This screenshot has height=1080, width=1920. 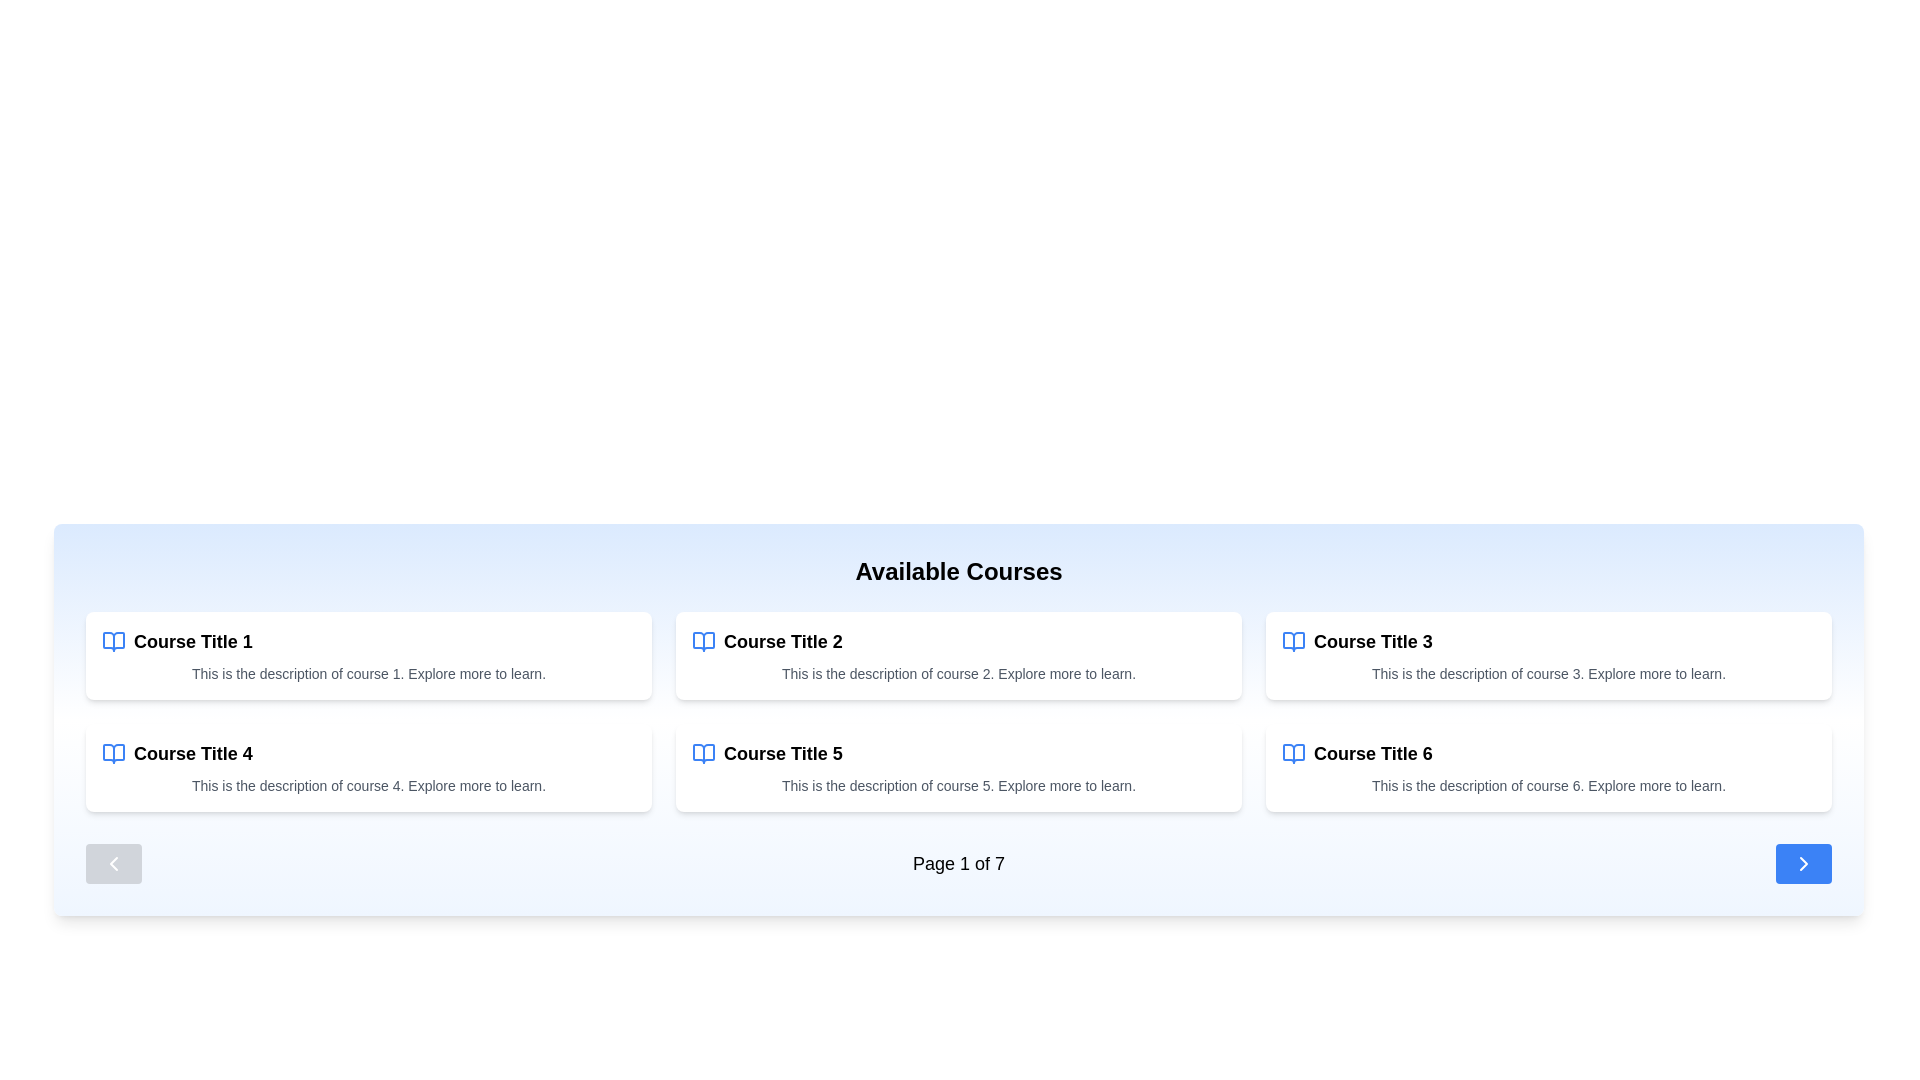 I want to click on the text display that provides information about Course 1, located inside the first course card in the top-left corner of the grid, so click(x=369, y=674).